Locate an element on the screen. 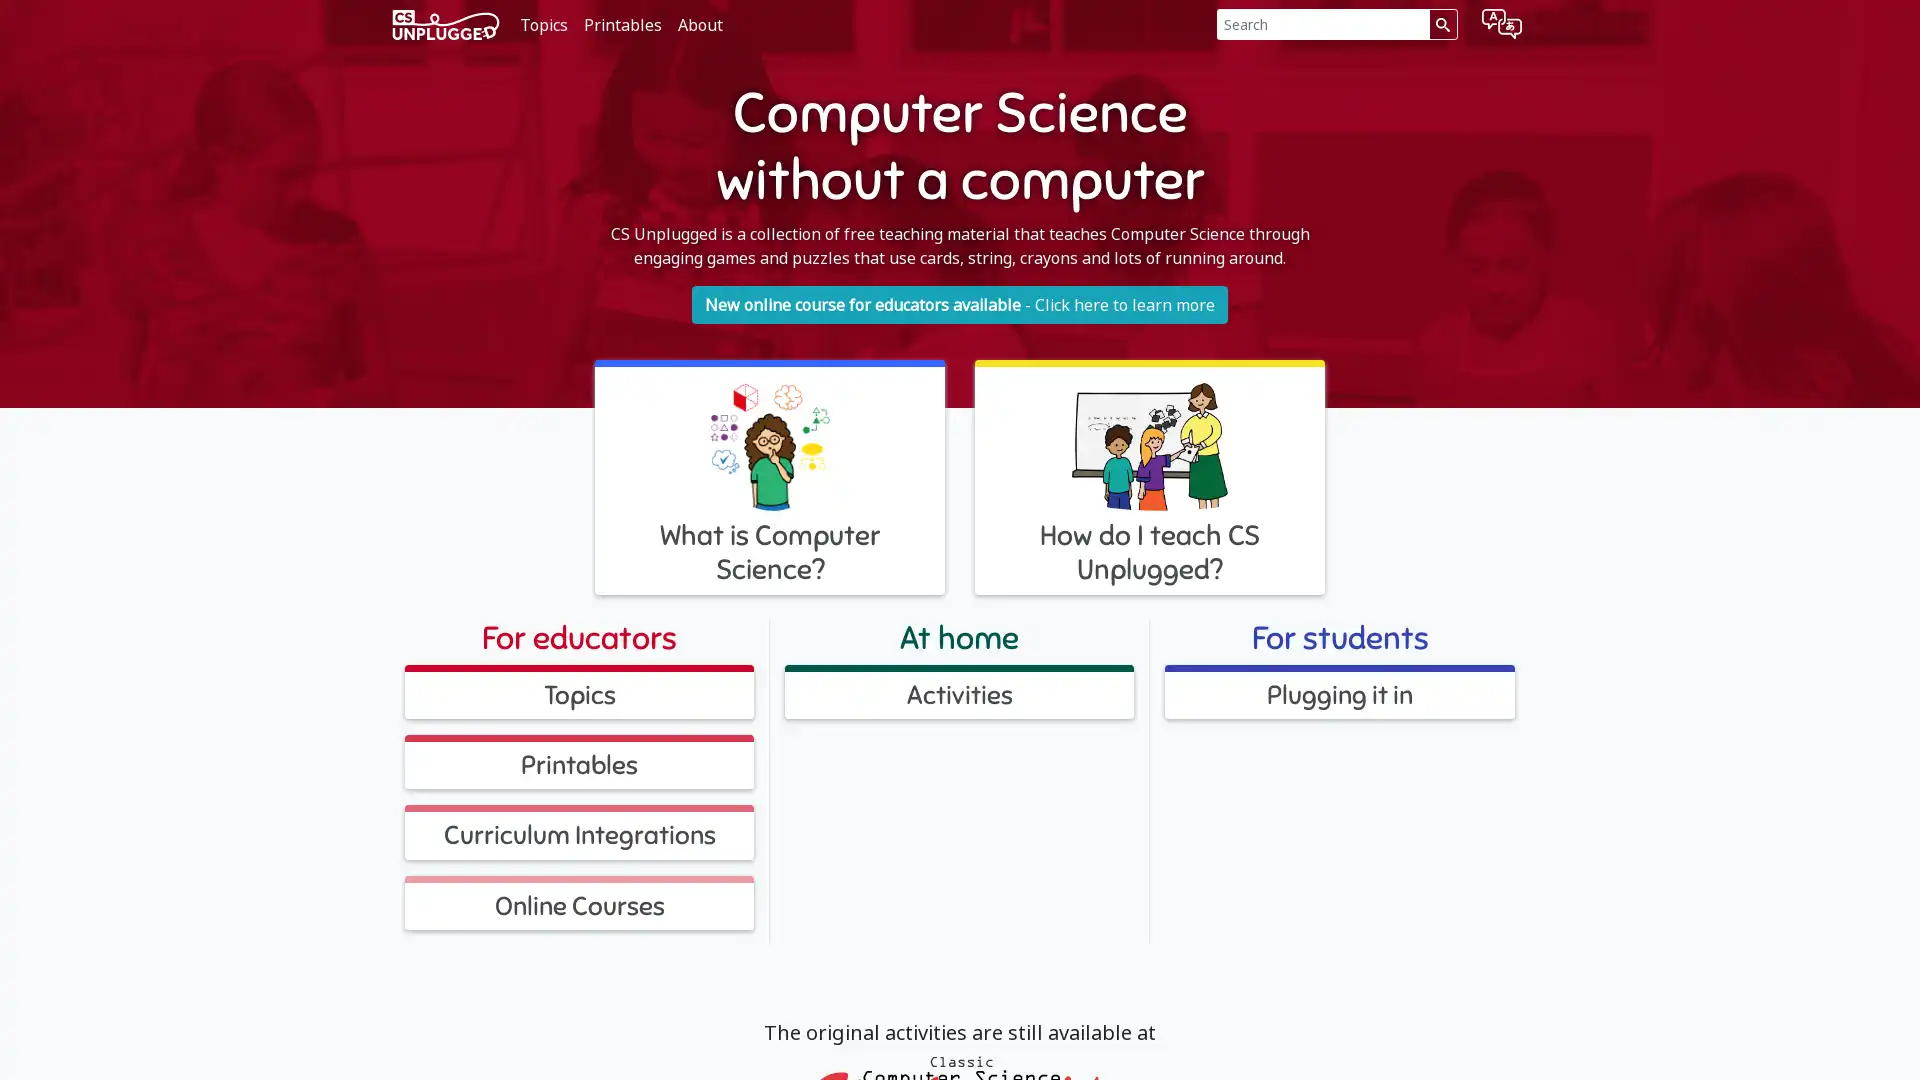 This screenshot has width=1920, height=1080. New online course for educators available - Click here to learn more is located at coordinates (960, 304).